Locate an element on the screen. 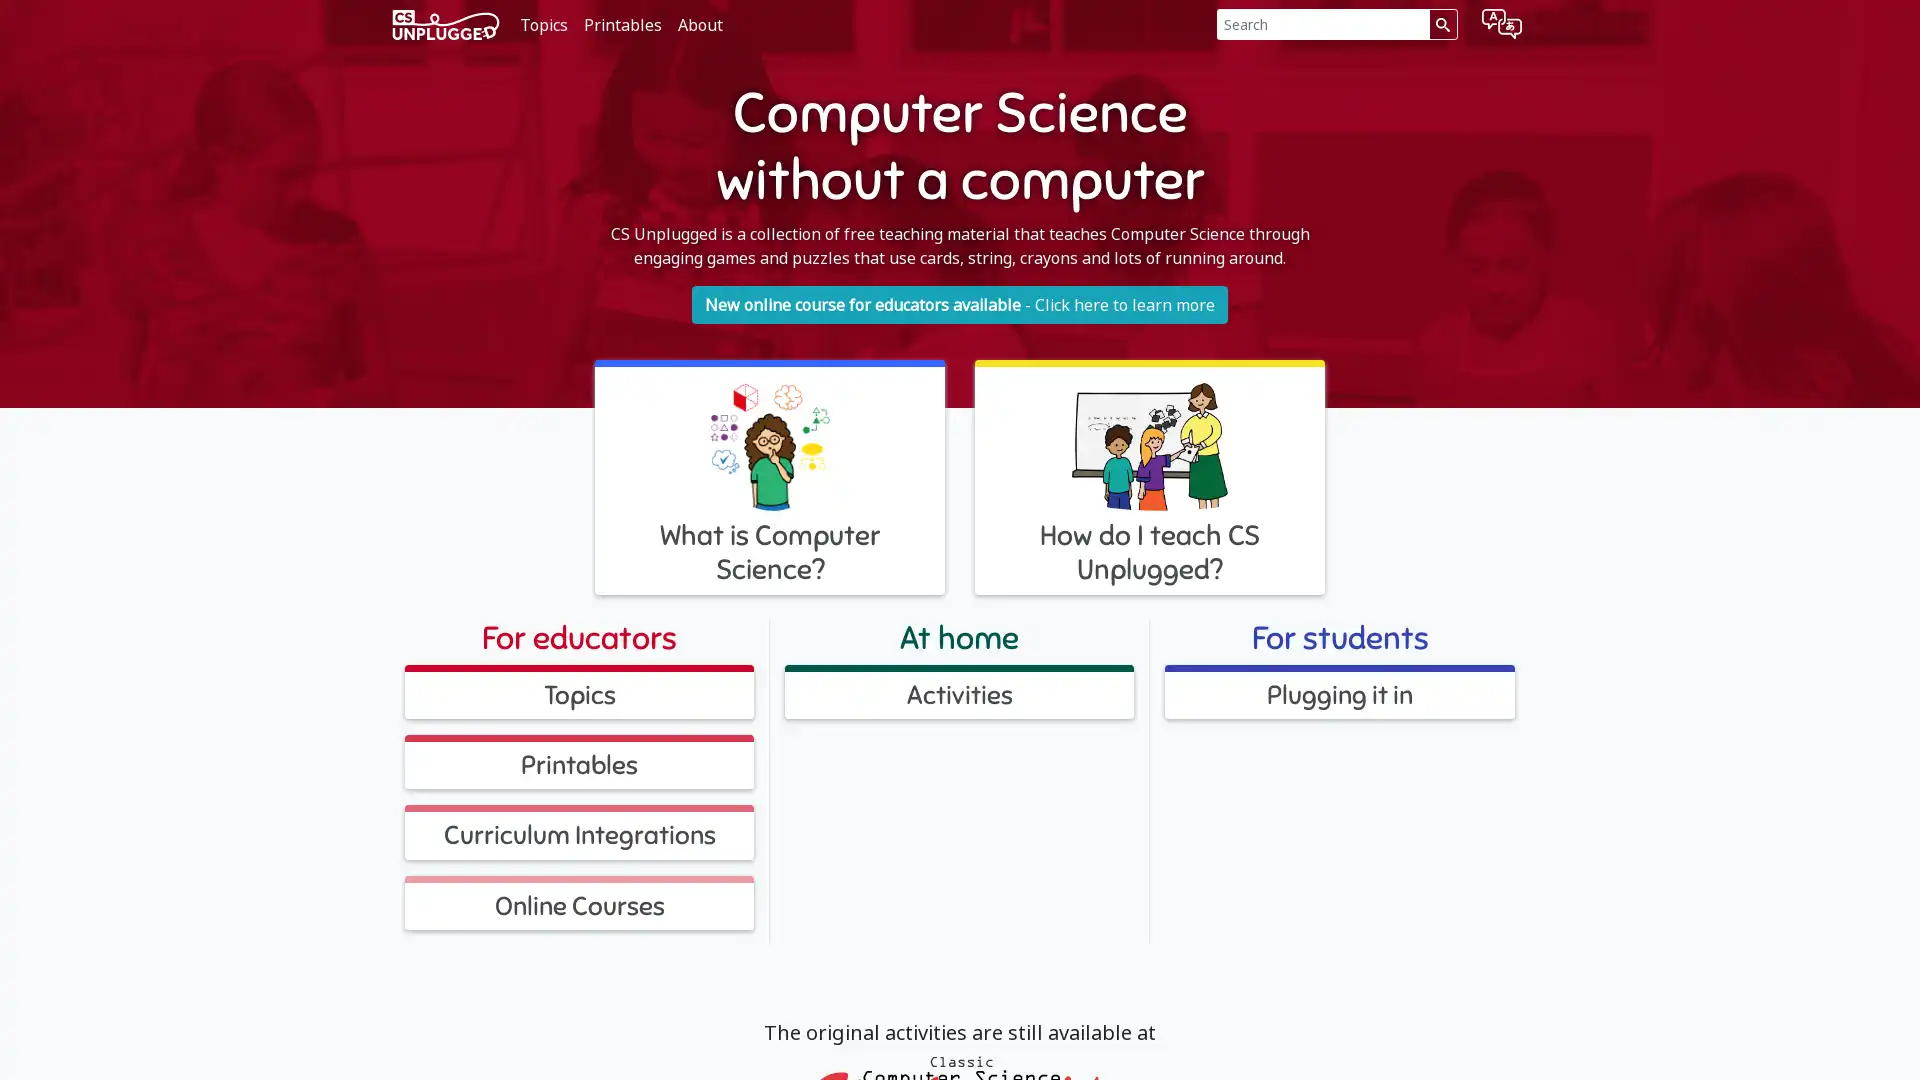 This screenshot has width=1920, height=1080. New online course for educators available - Click here to learn more is located at coordinates (960, 304).